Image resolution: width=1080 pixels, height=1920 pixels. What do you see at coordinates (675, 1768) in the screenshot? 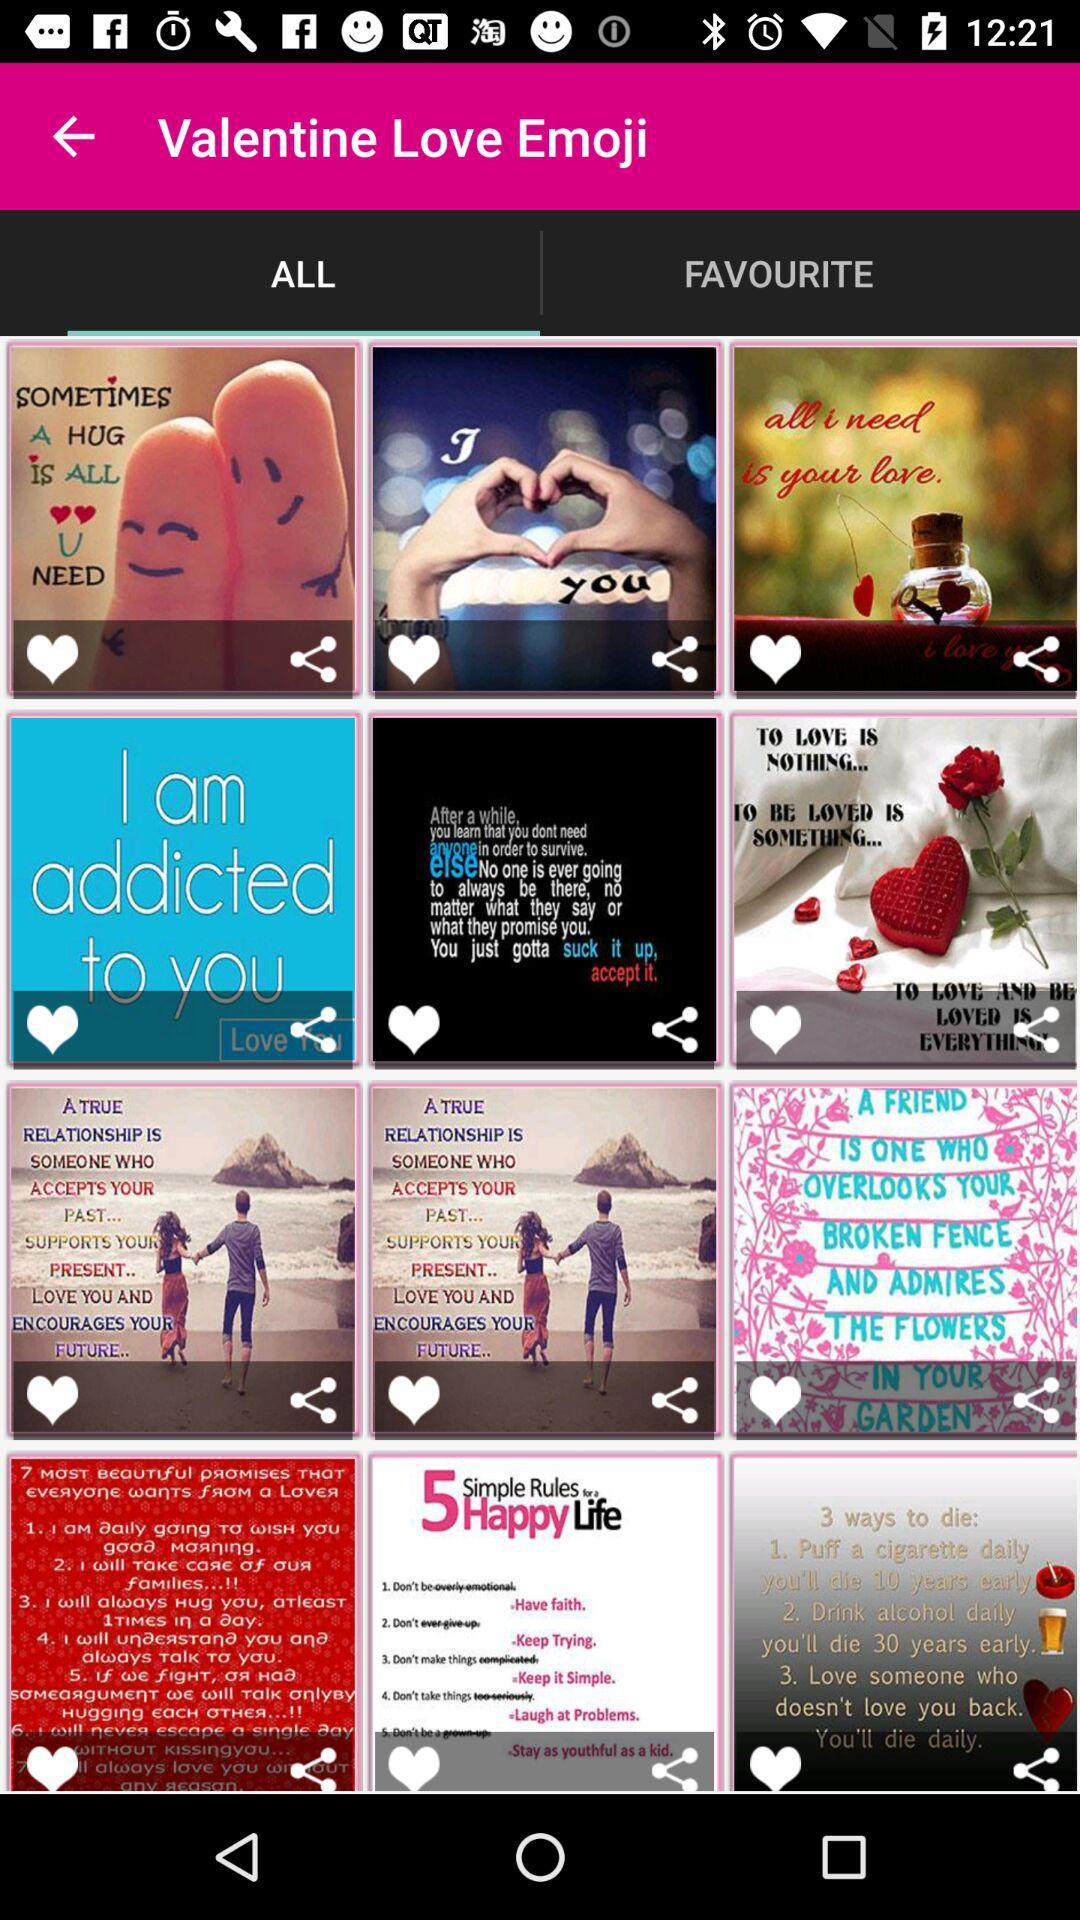
I see `share image` at bounding box center [675, 1768].